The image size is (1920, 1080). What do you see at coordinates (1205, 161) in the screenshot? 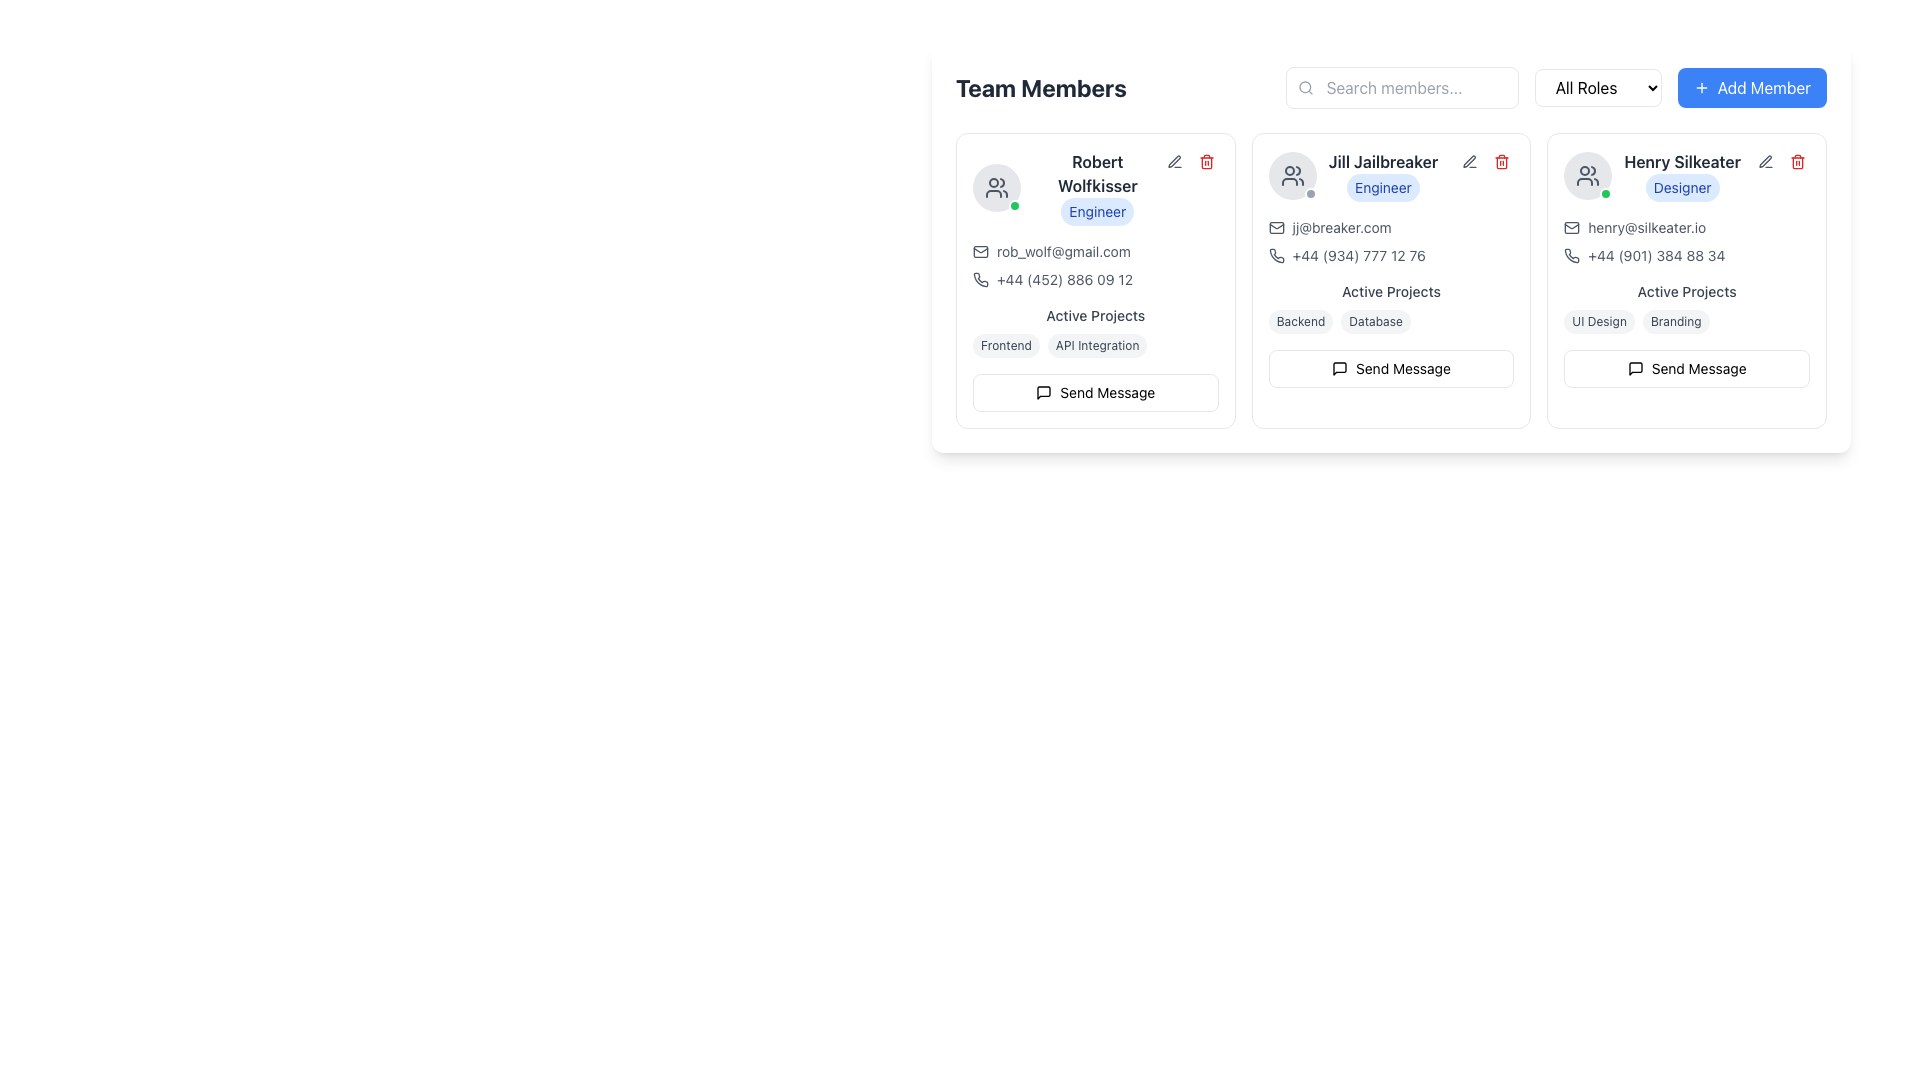
I see `the trash bin icon located at the top-right corner of Robert Wolfkisser's profile card` at bounding box center [1205, 161].